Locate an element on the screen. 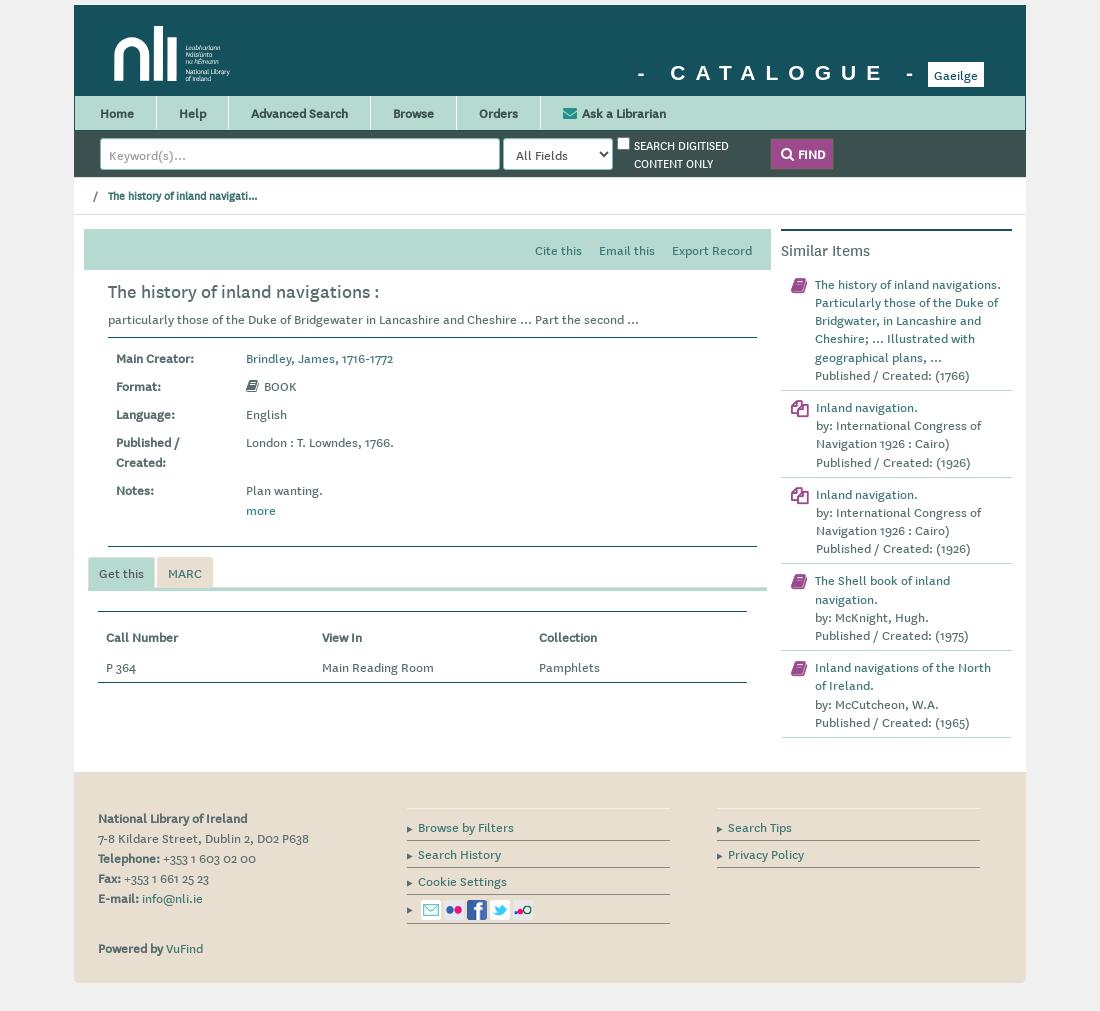 Image resolution: width=1100 pixels, height=1011 pixels. 'Telephone:' is located at coordinates (129, 856).